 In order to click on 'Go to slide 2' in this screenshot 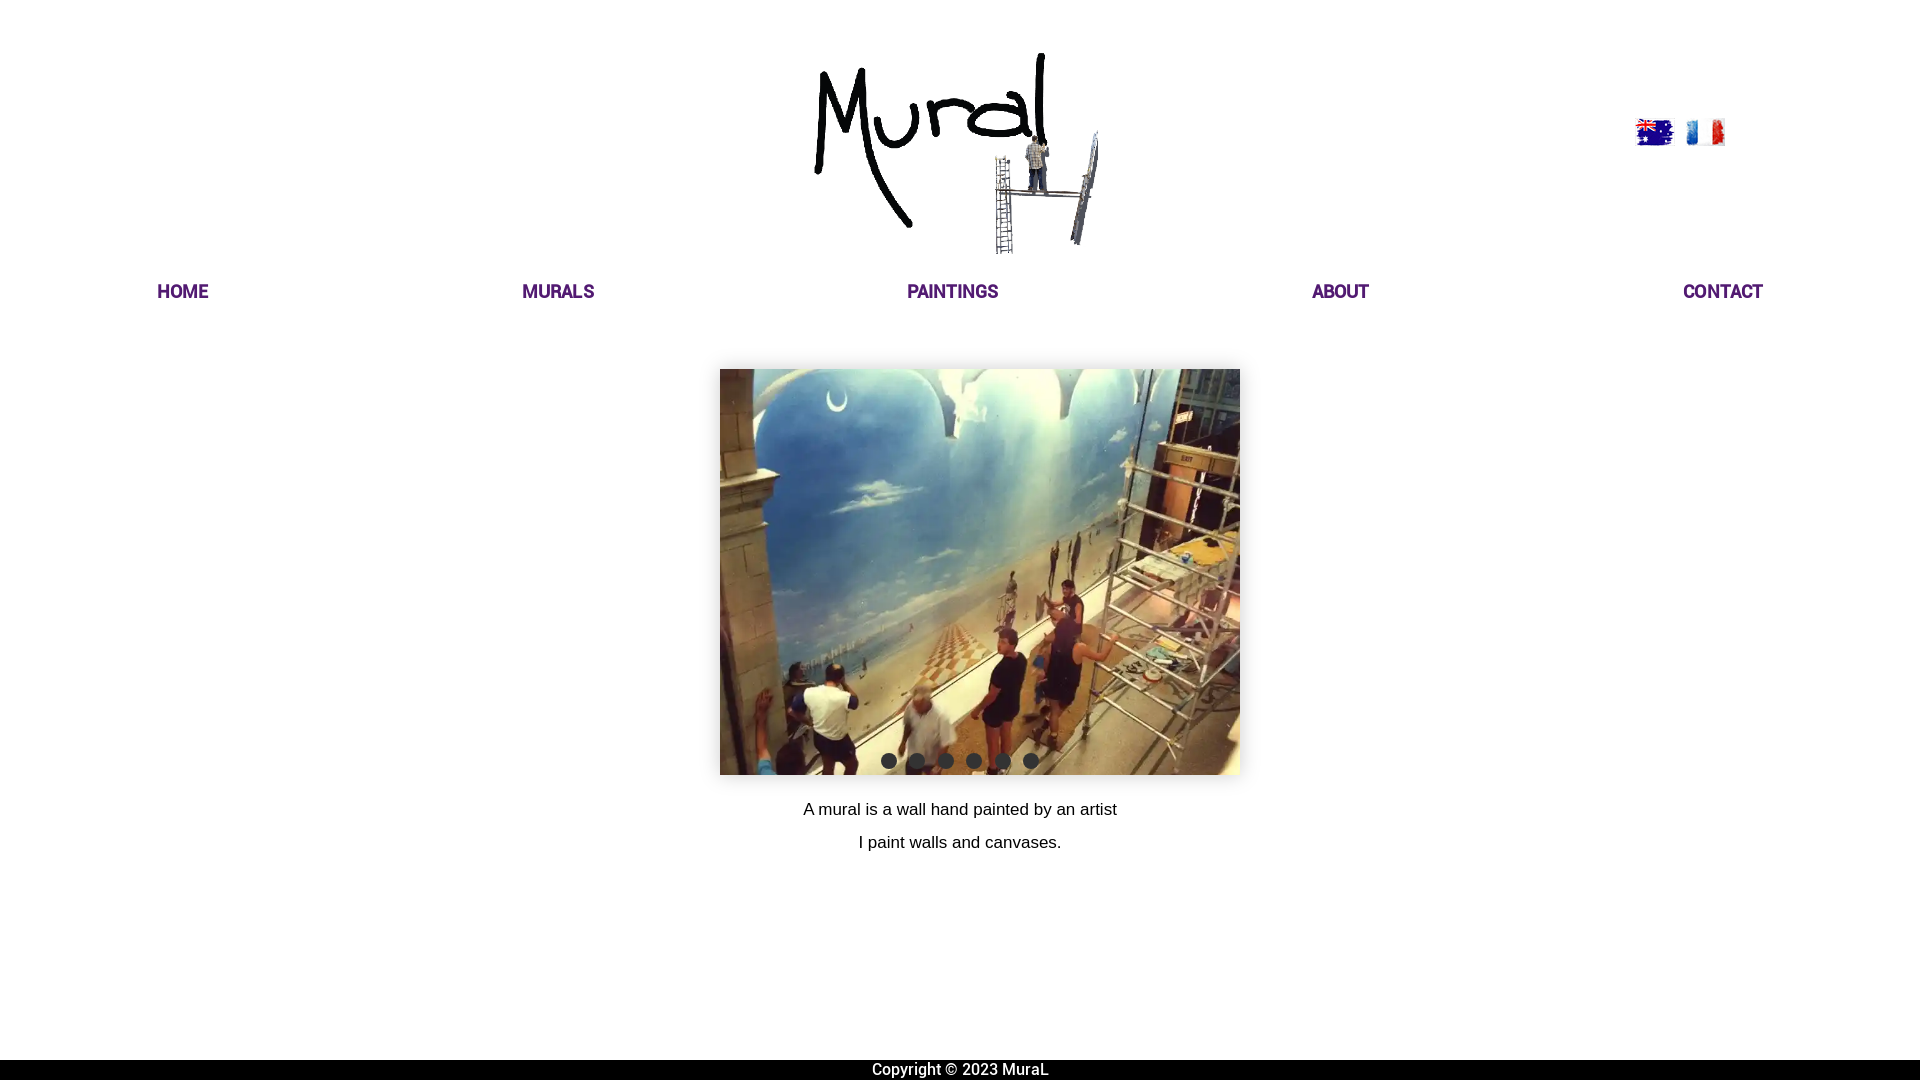, I will do `click(904, 760)`.